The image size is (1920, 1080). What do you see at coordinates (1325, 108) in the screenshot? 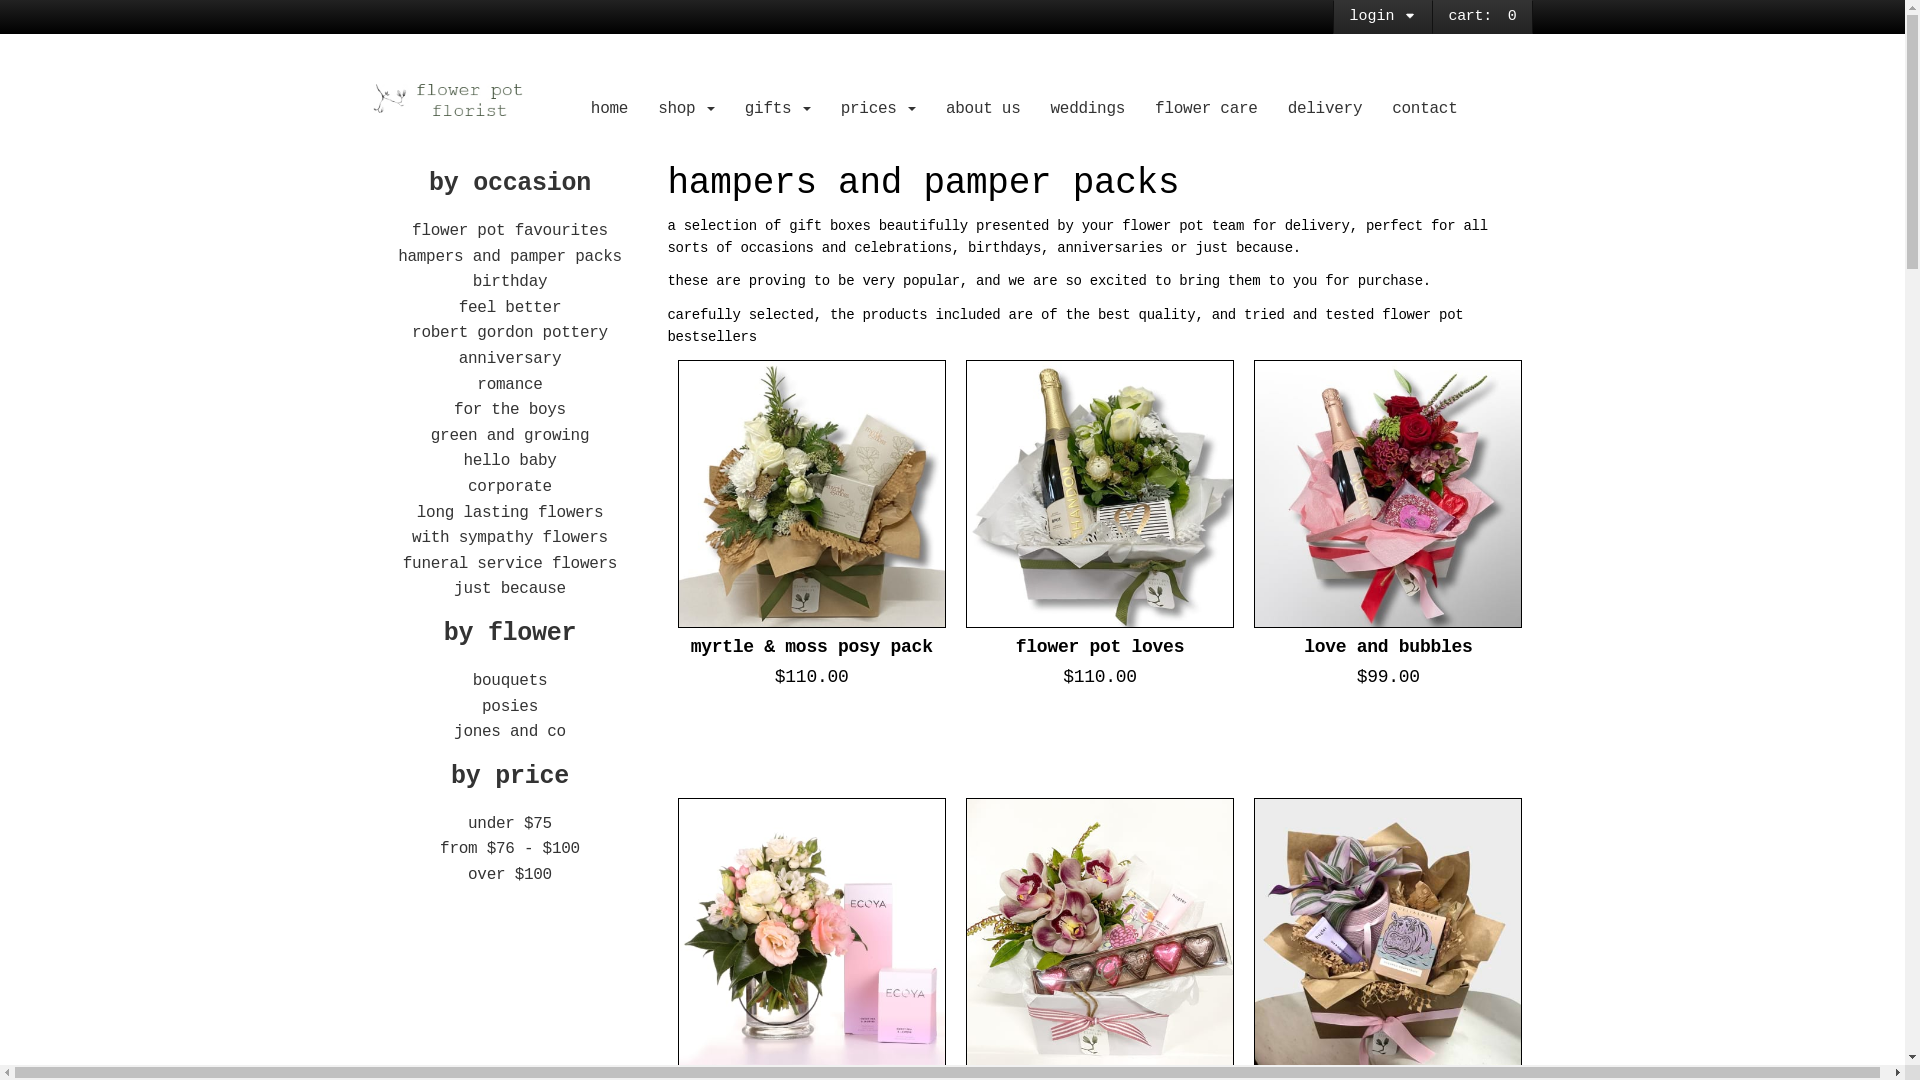
I see `'delivery'` at bounding box center [1325, 108].